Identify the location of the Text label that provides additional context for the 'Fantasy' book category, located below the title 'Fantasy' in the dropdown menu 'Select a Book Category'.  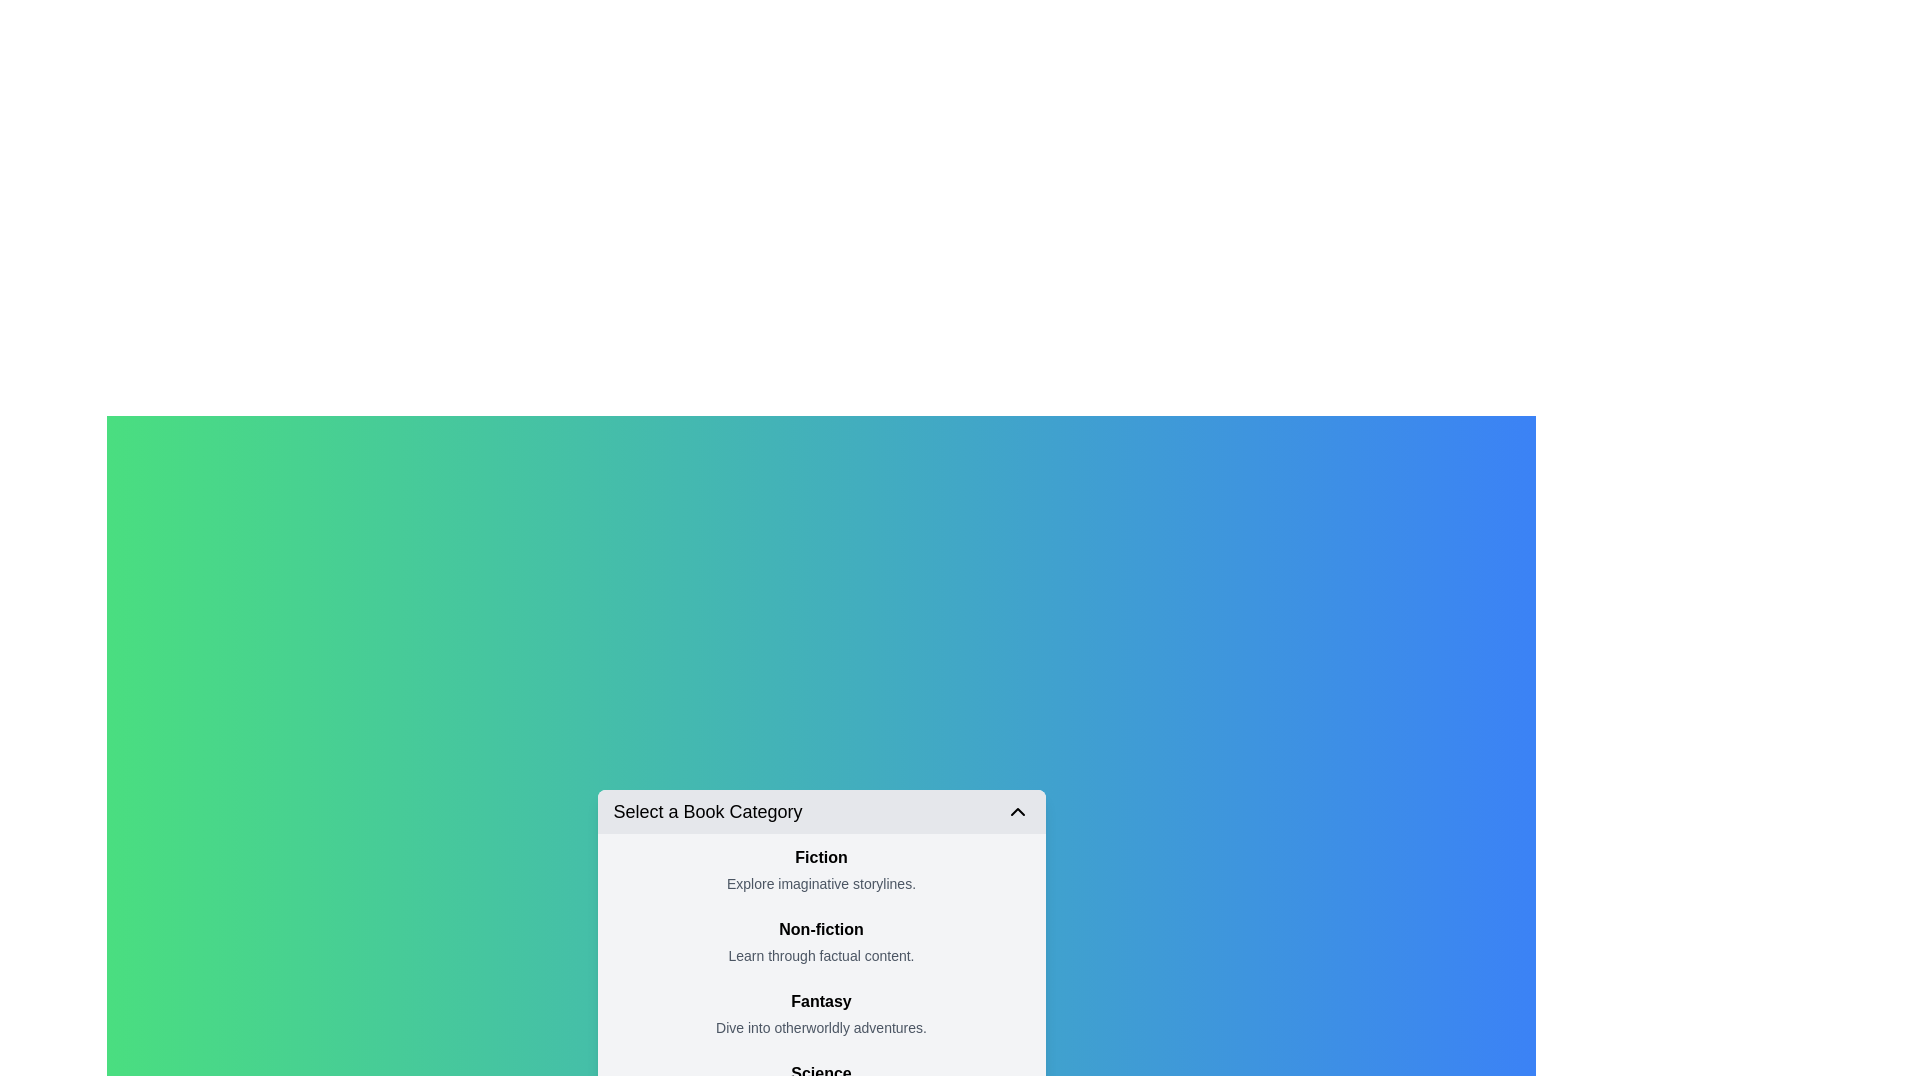
(821, 1028).